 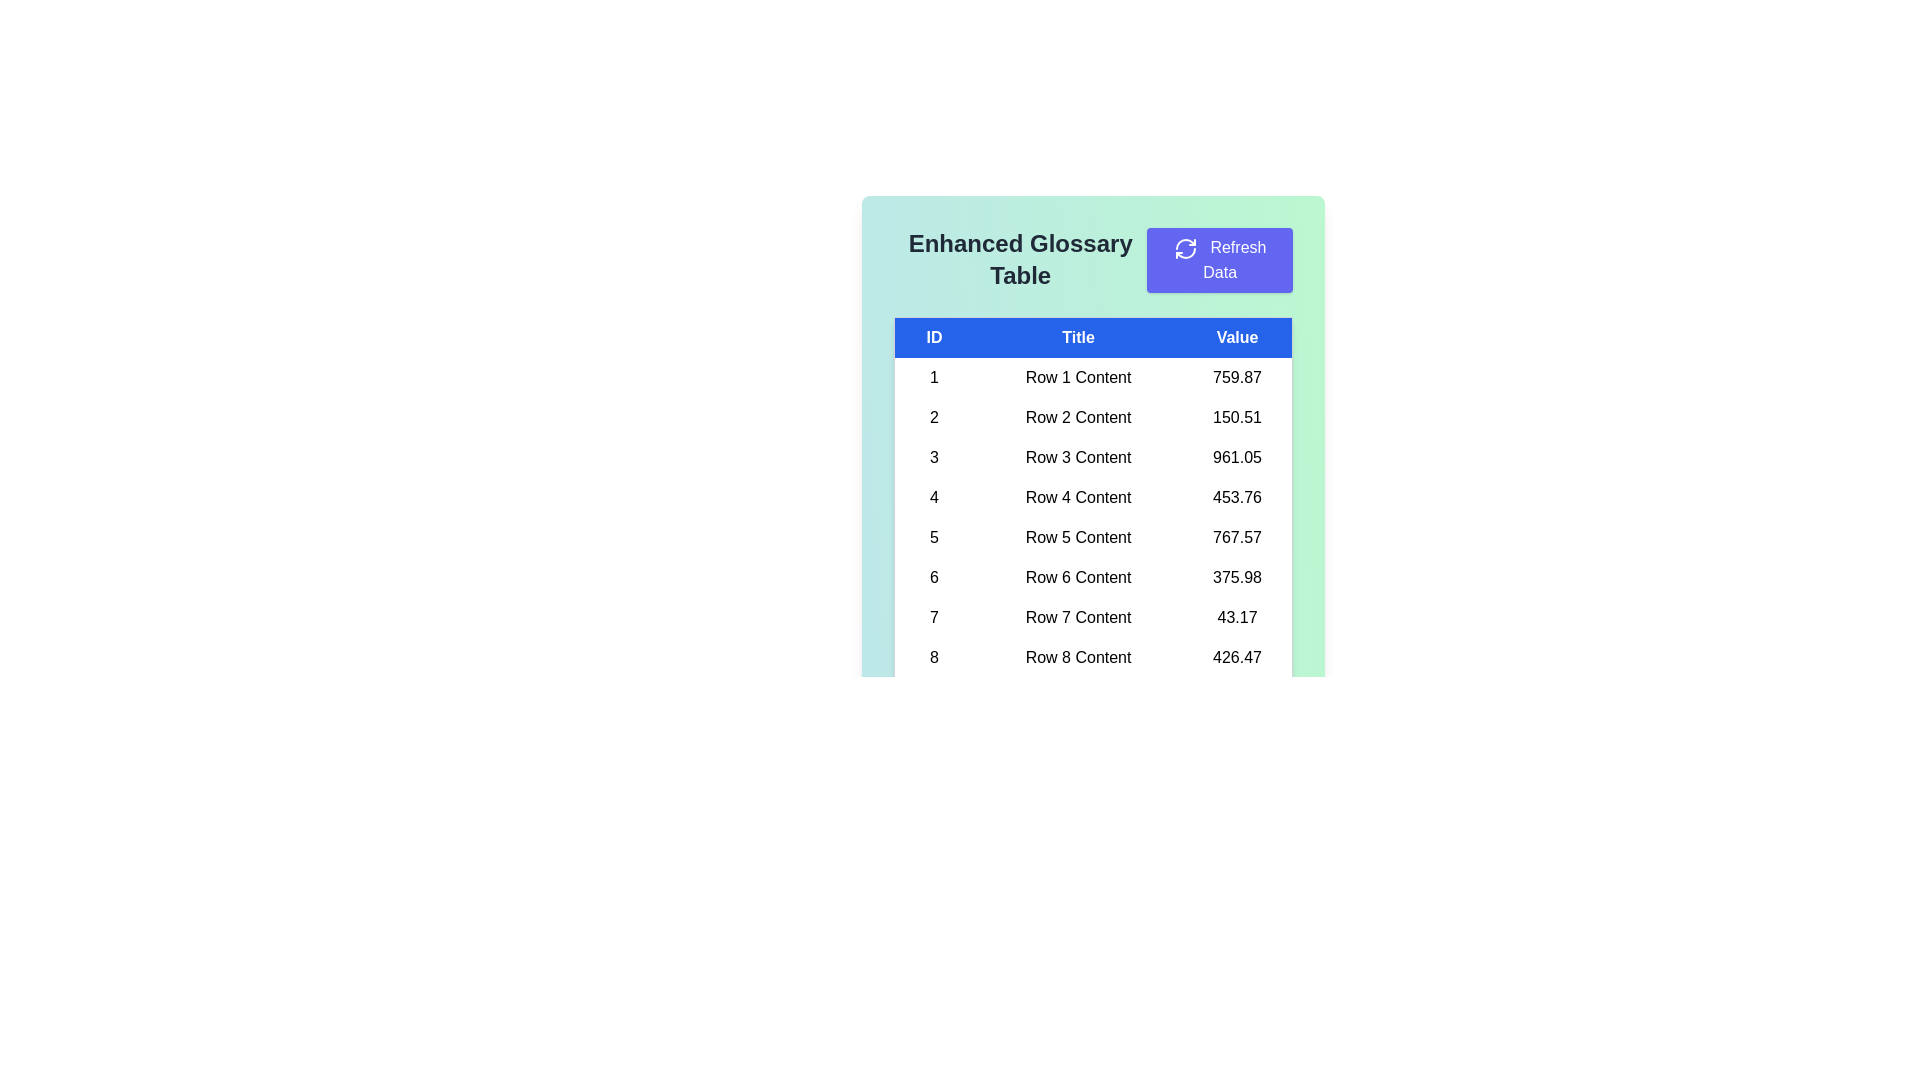 What do you see at coordinates (1219, 259) in the screenshot?
I see `'Refresh Data' button to reload the table rows` at bounding box center [1219, 259].